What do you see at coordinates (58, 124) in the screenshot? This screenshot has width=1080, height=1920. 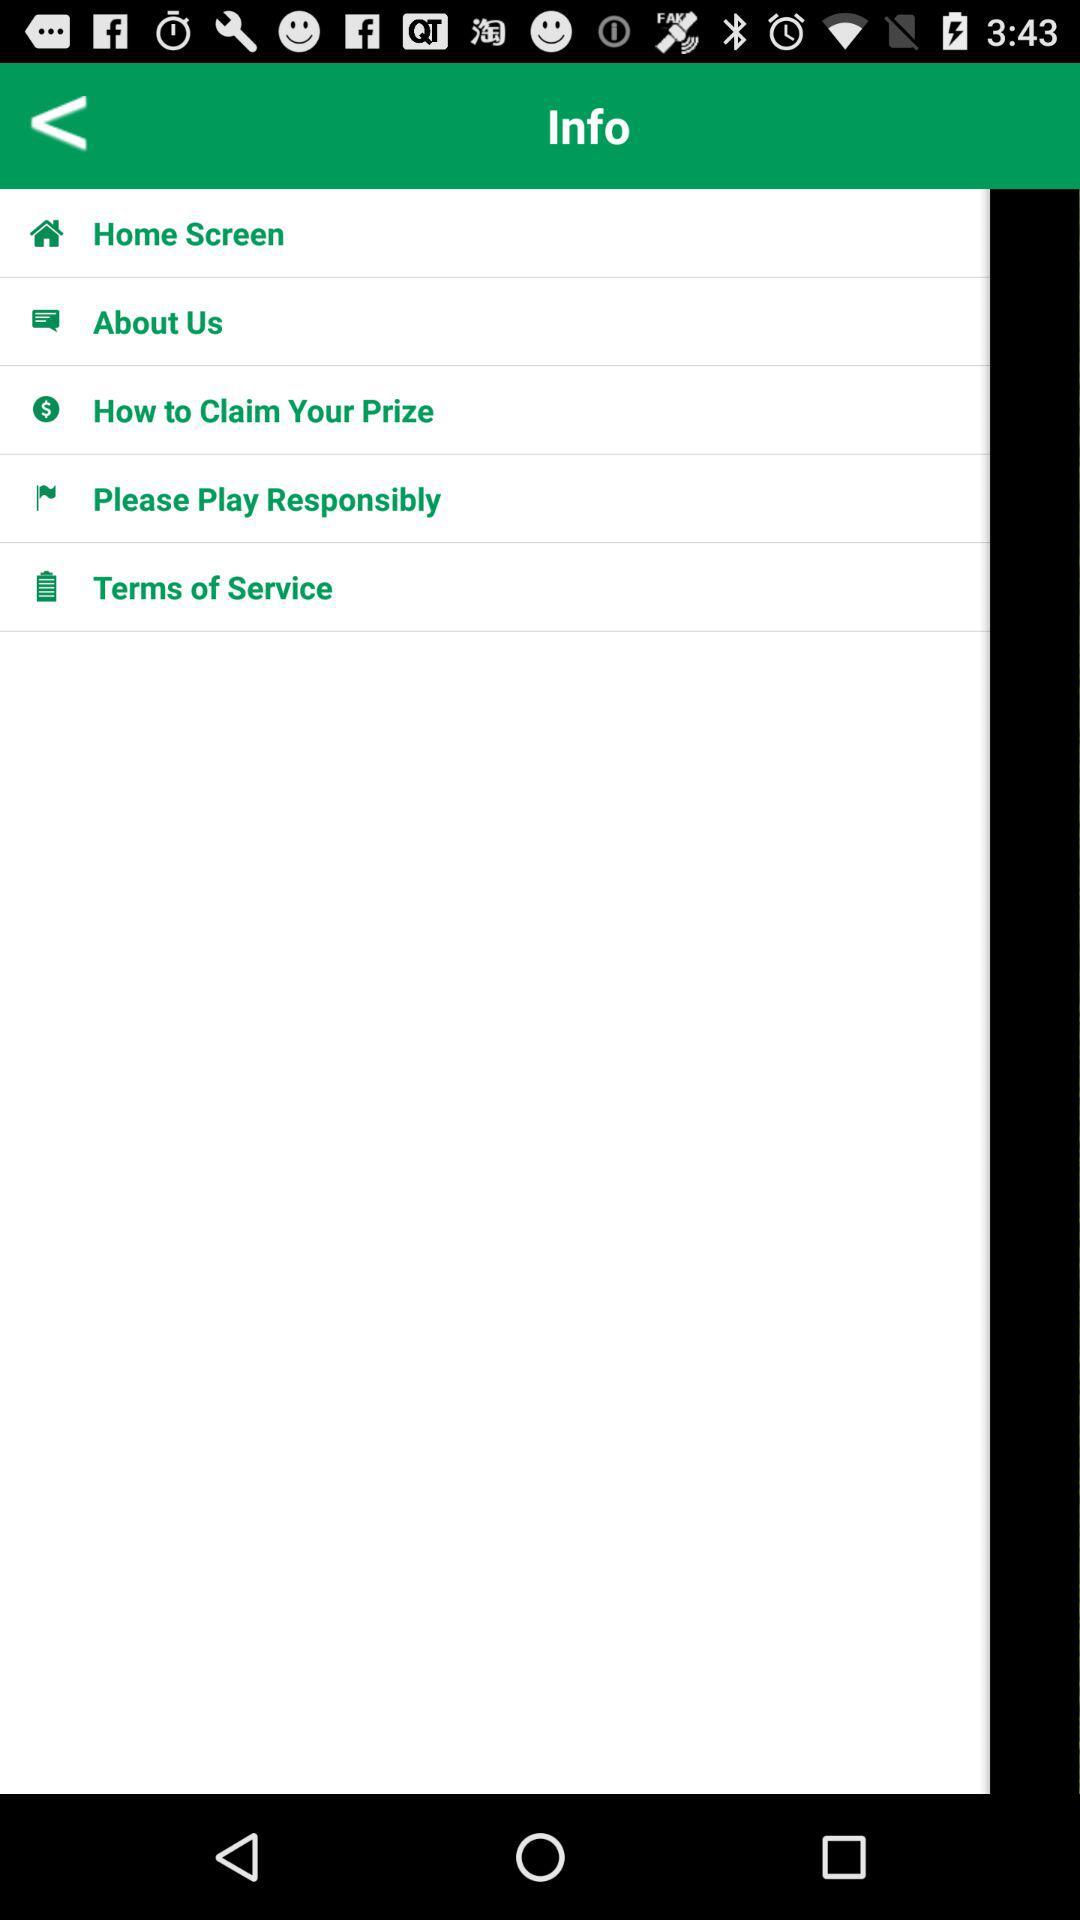 I see `item to the left of the info icon` at bounding box center [58, 124].